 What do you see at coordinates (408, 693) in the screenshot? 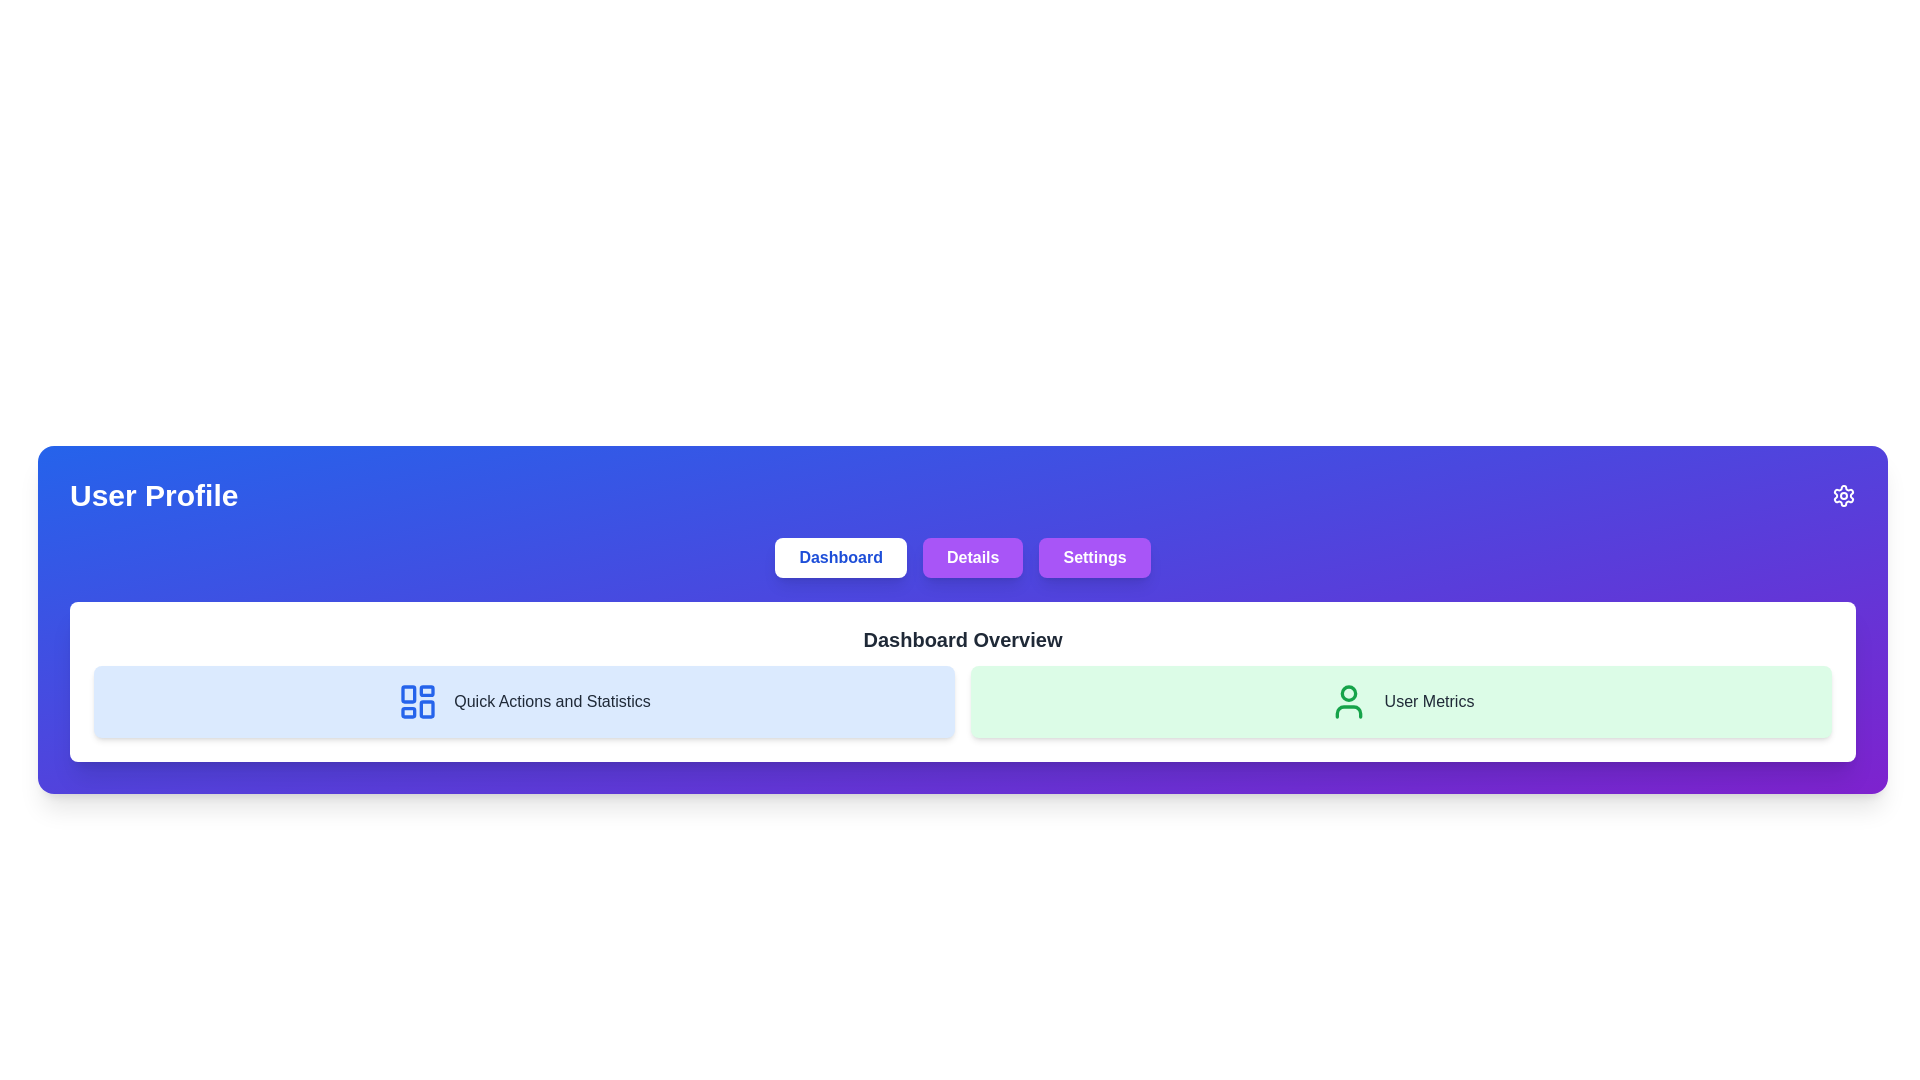
I see `the small rectangular shape with rounded corners located in the upper-left position of the SVG icon on the left side of the interface` at bounding box center [408, 693].